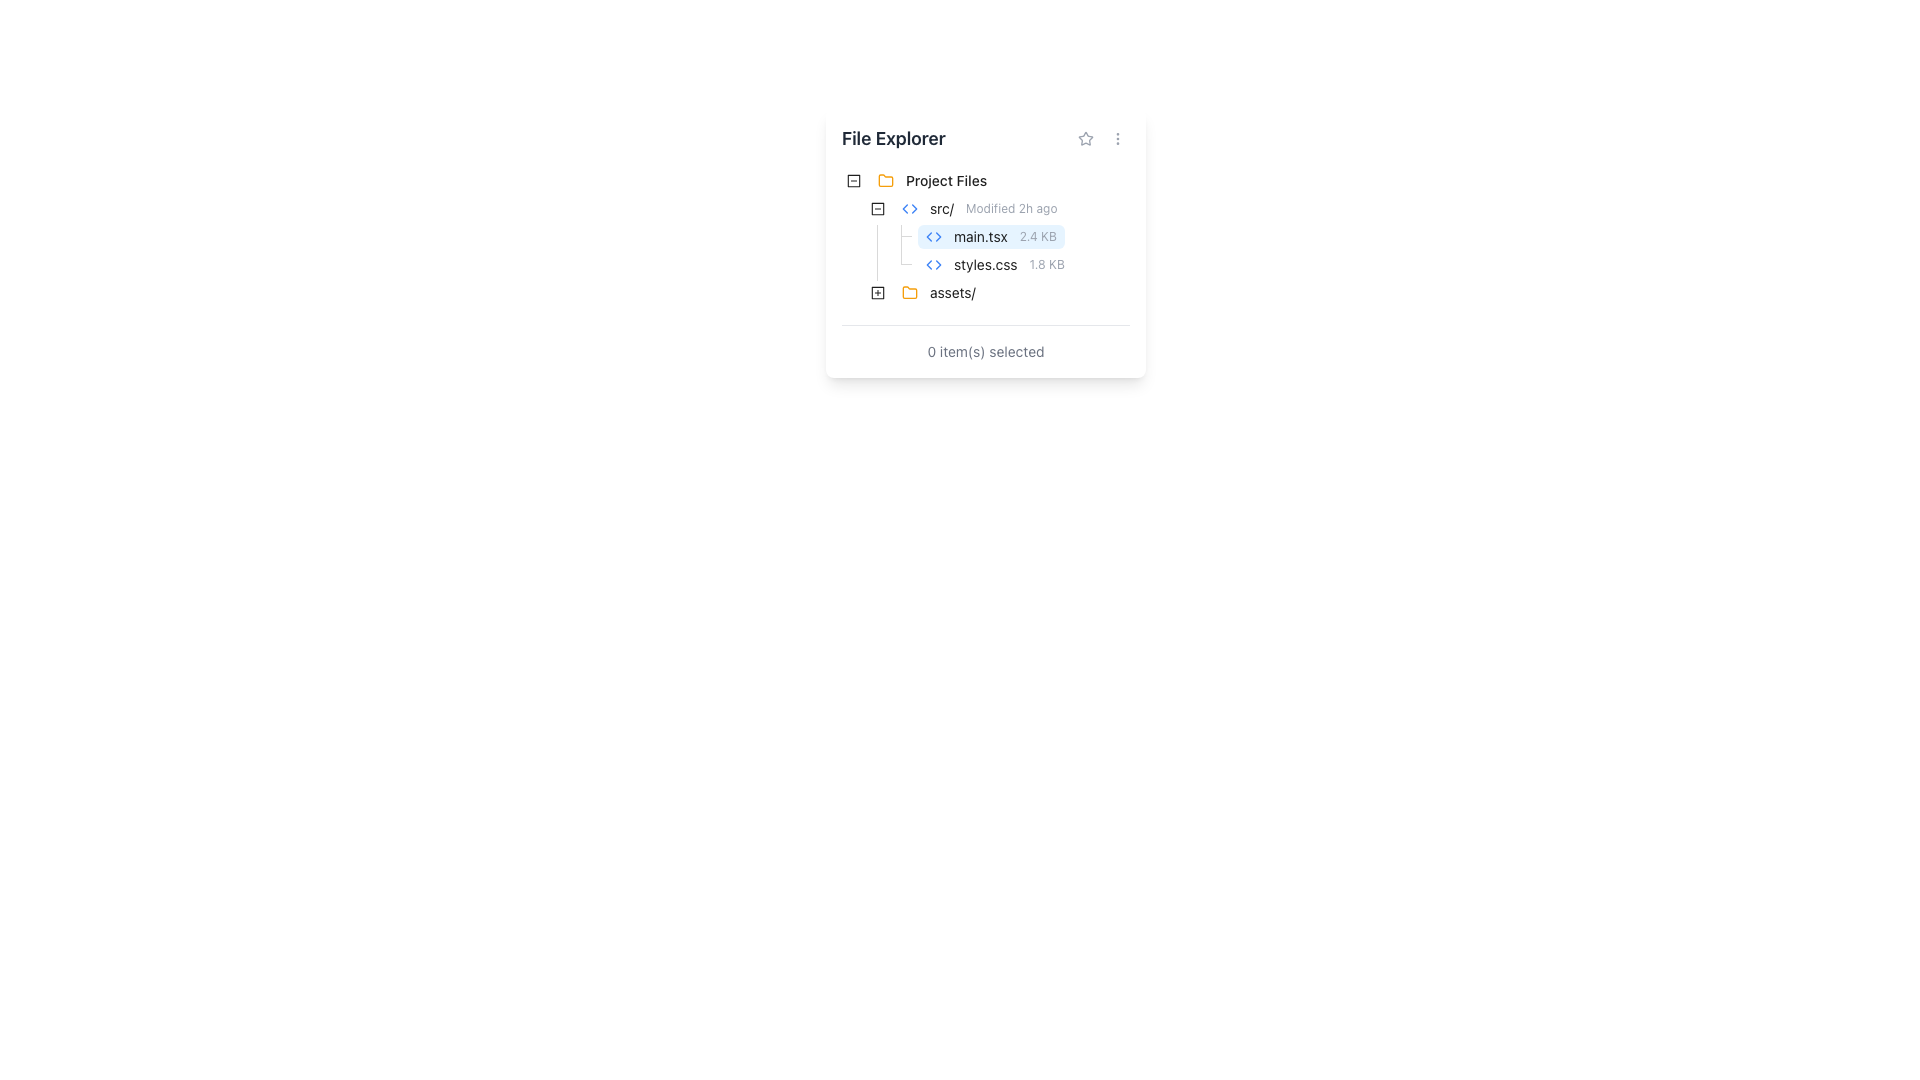 The width and height of the screenshot is (1920, 1080). What do you see at coordinates (951, 293) in the screenshot?
I see `the text label displaying 'assets/' in a file explorer interface` at bounding box center [951, 293].